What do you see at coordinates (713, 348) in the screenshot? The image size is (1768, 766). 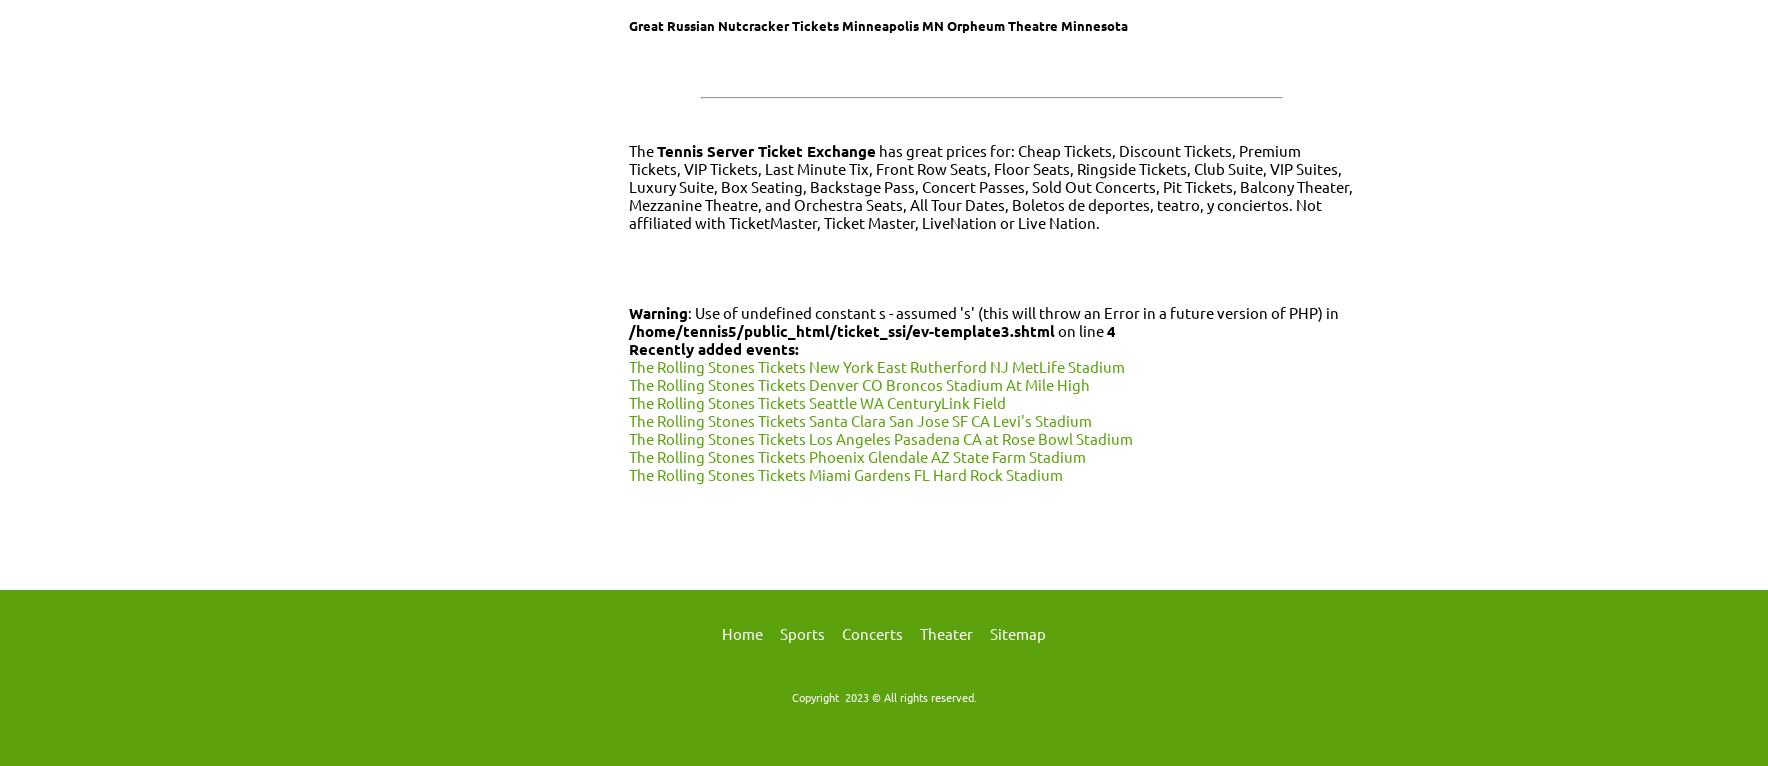 I see `'Recently added events:'` at bounding box center [713, 348].